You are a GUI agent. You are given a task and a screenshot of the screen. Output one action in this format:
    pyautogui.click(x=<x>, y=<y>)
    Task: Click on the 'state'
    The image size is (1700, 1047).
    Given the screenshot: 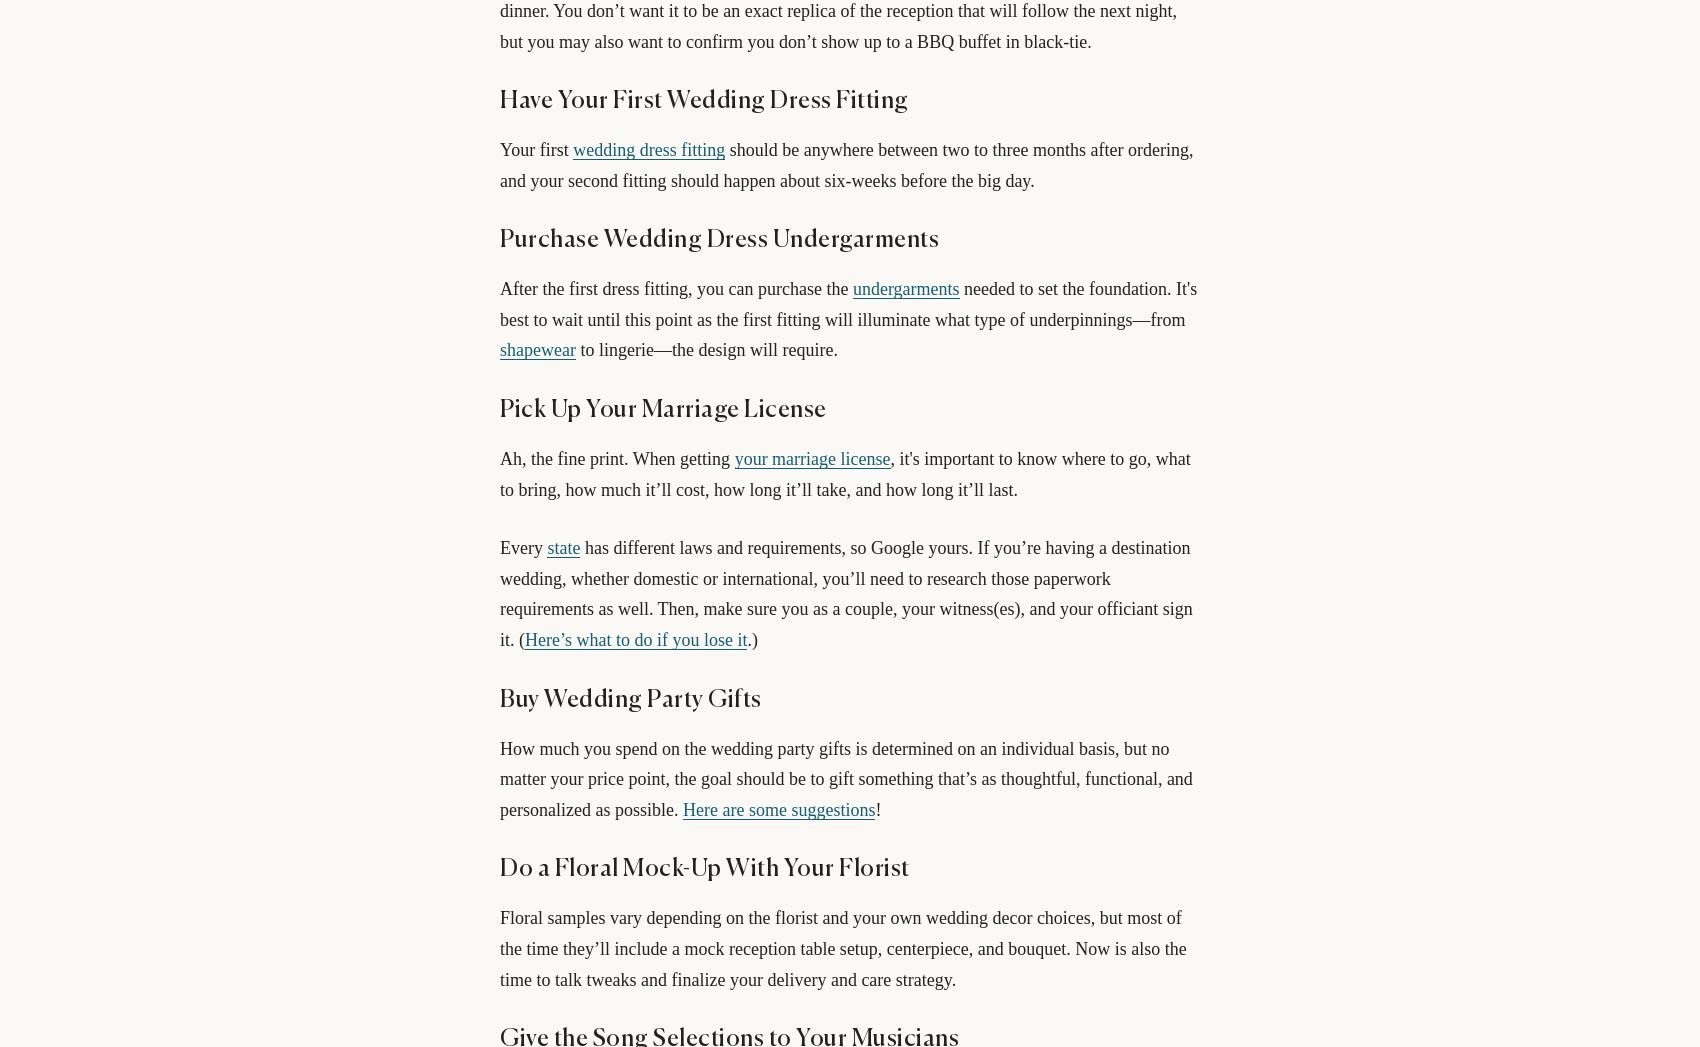 What is the action you would take?
    pyautogui.click(x=562, y=547)
    